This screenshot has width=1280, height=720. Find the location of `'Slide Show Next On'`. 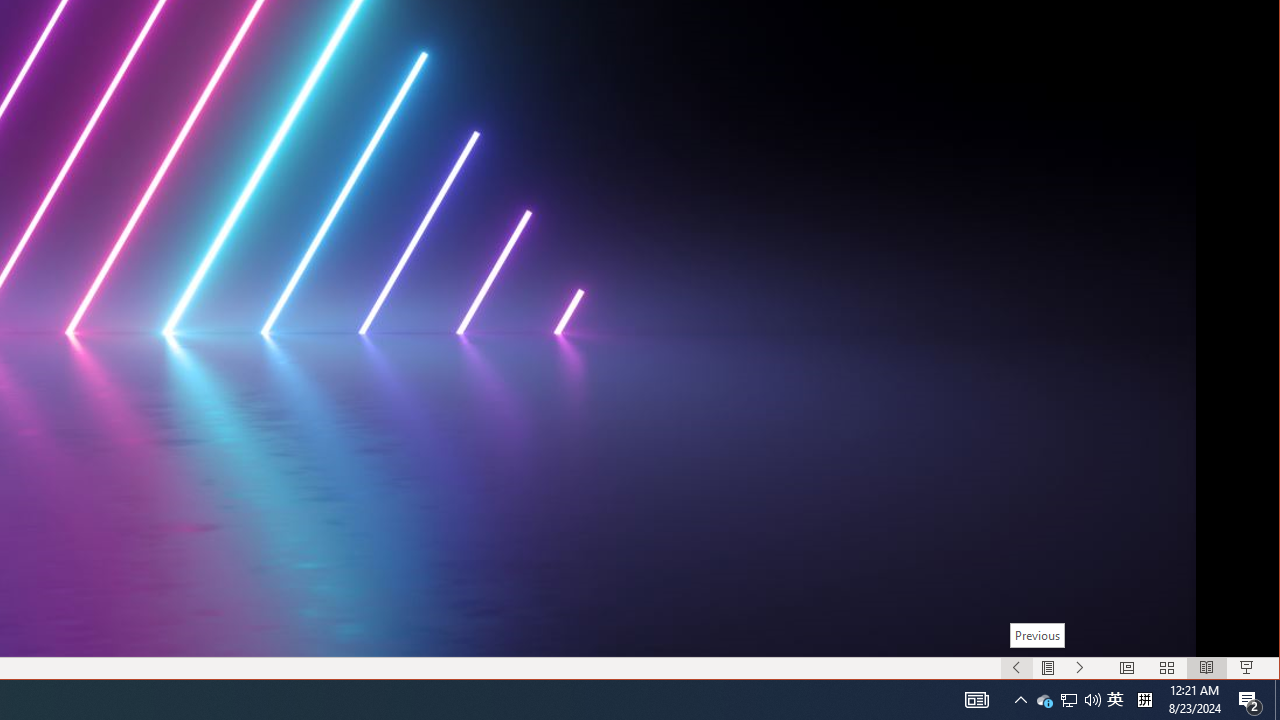

'Slide Show Next On' is located at coordinates (1079, 668).